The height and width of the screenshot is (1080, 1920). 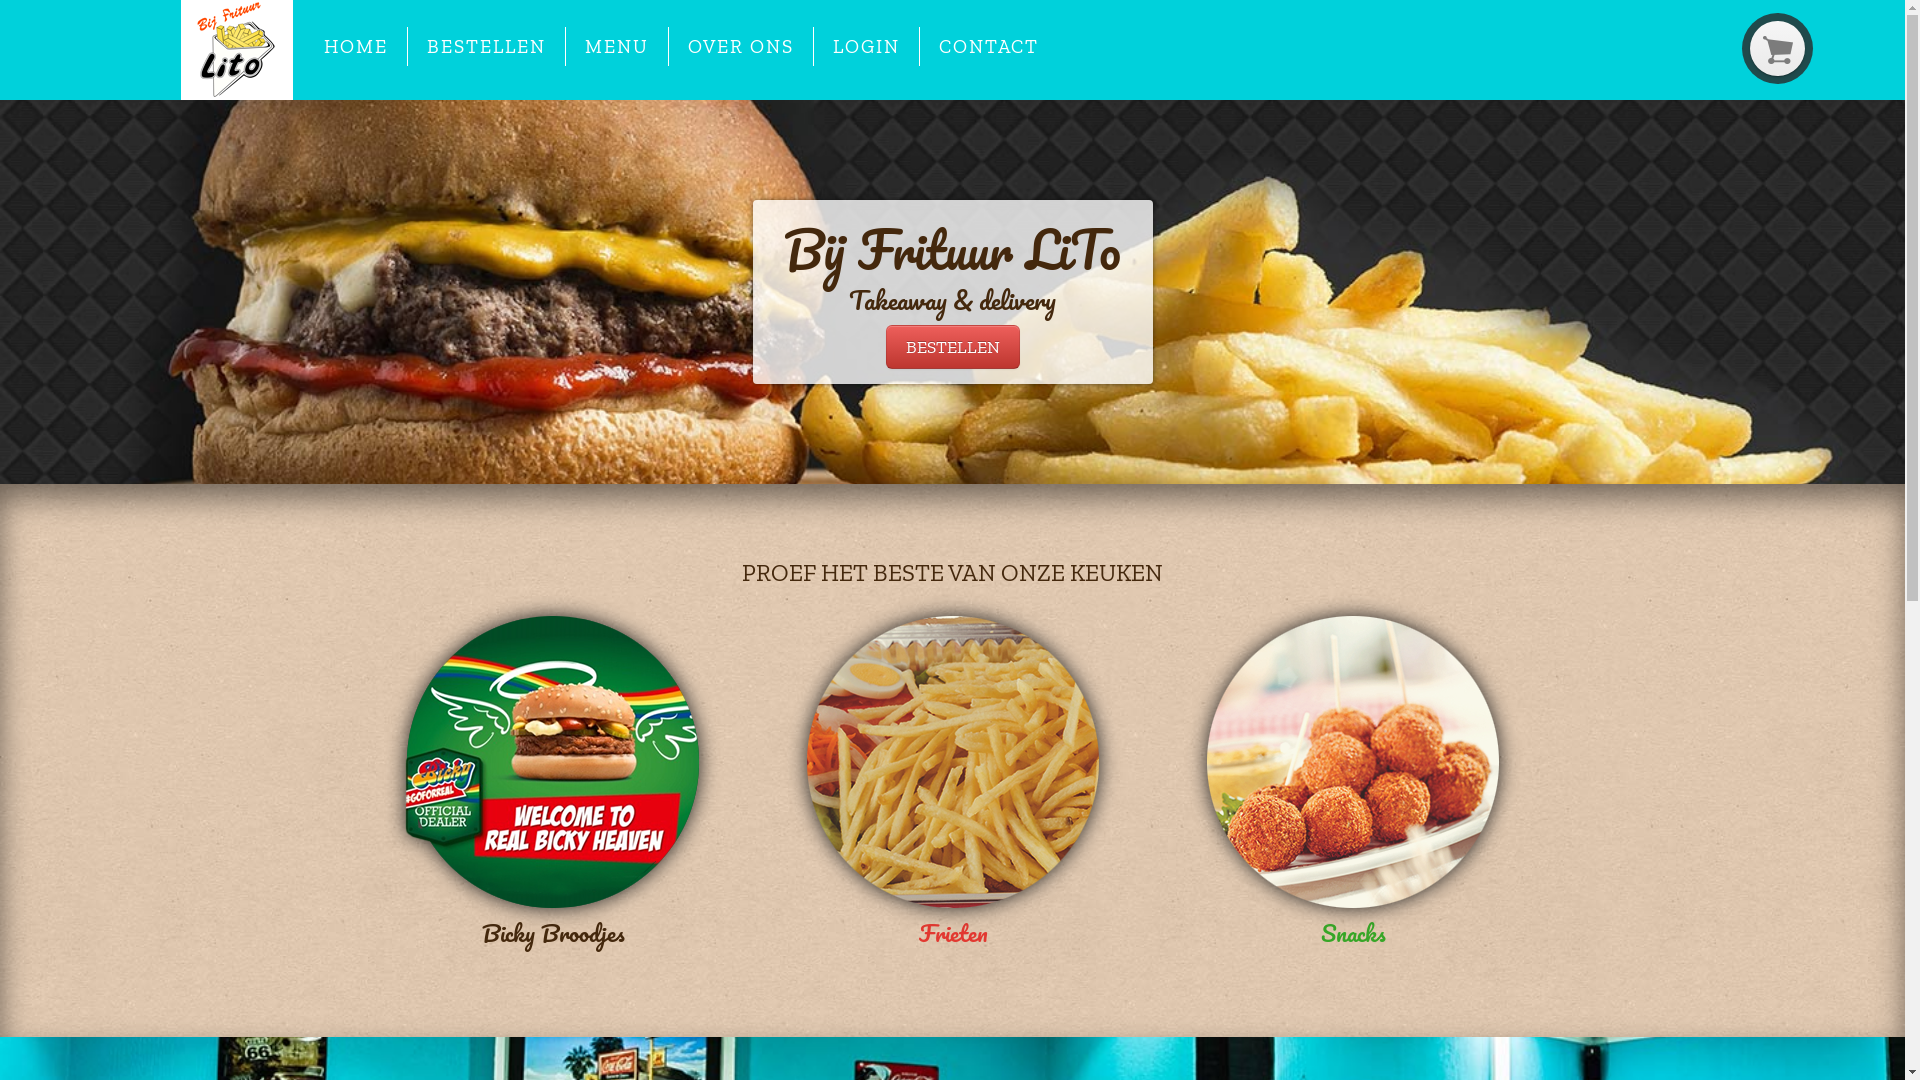 What do you see at coordinates (866, 45) in the screenshot?
I see `'LOGIN'` at bounding box center [866, 45].